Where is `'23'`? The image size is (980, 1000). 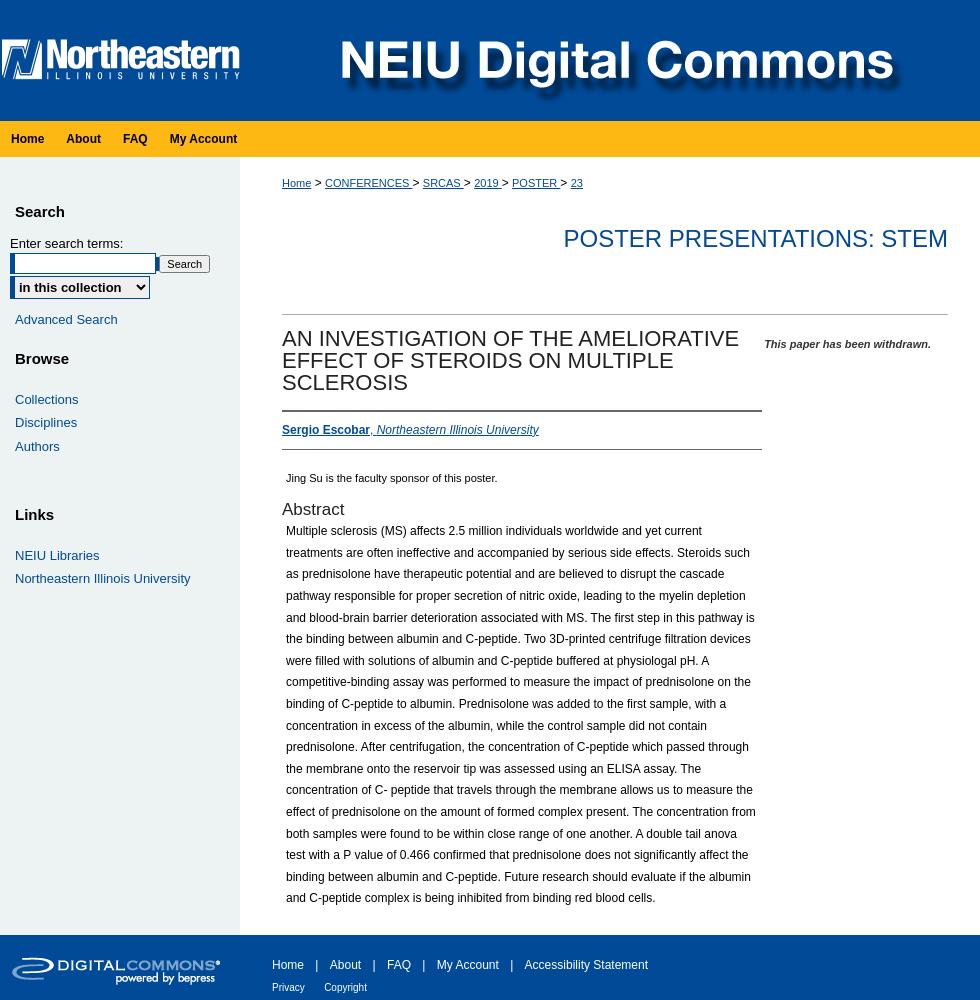
'23' is located at coordinates (576, 183).